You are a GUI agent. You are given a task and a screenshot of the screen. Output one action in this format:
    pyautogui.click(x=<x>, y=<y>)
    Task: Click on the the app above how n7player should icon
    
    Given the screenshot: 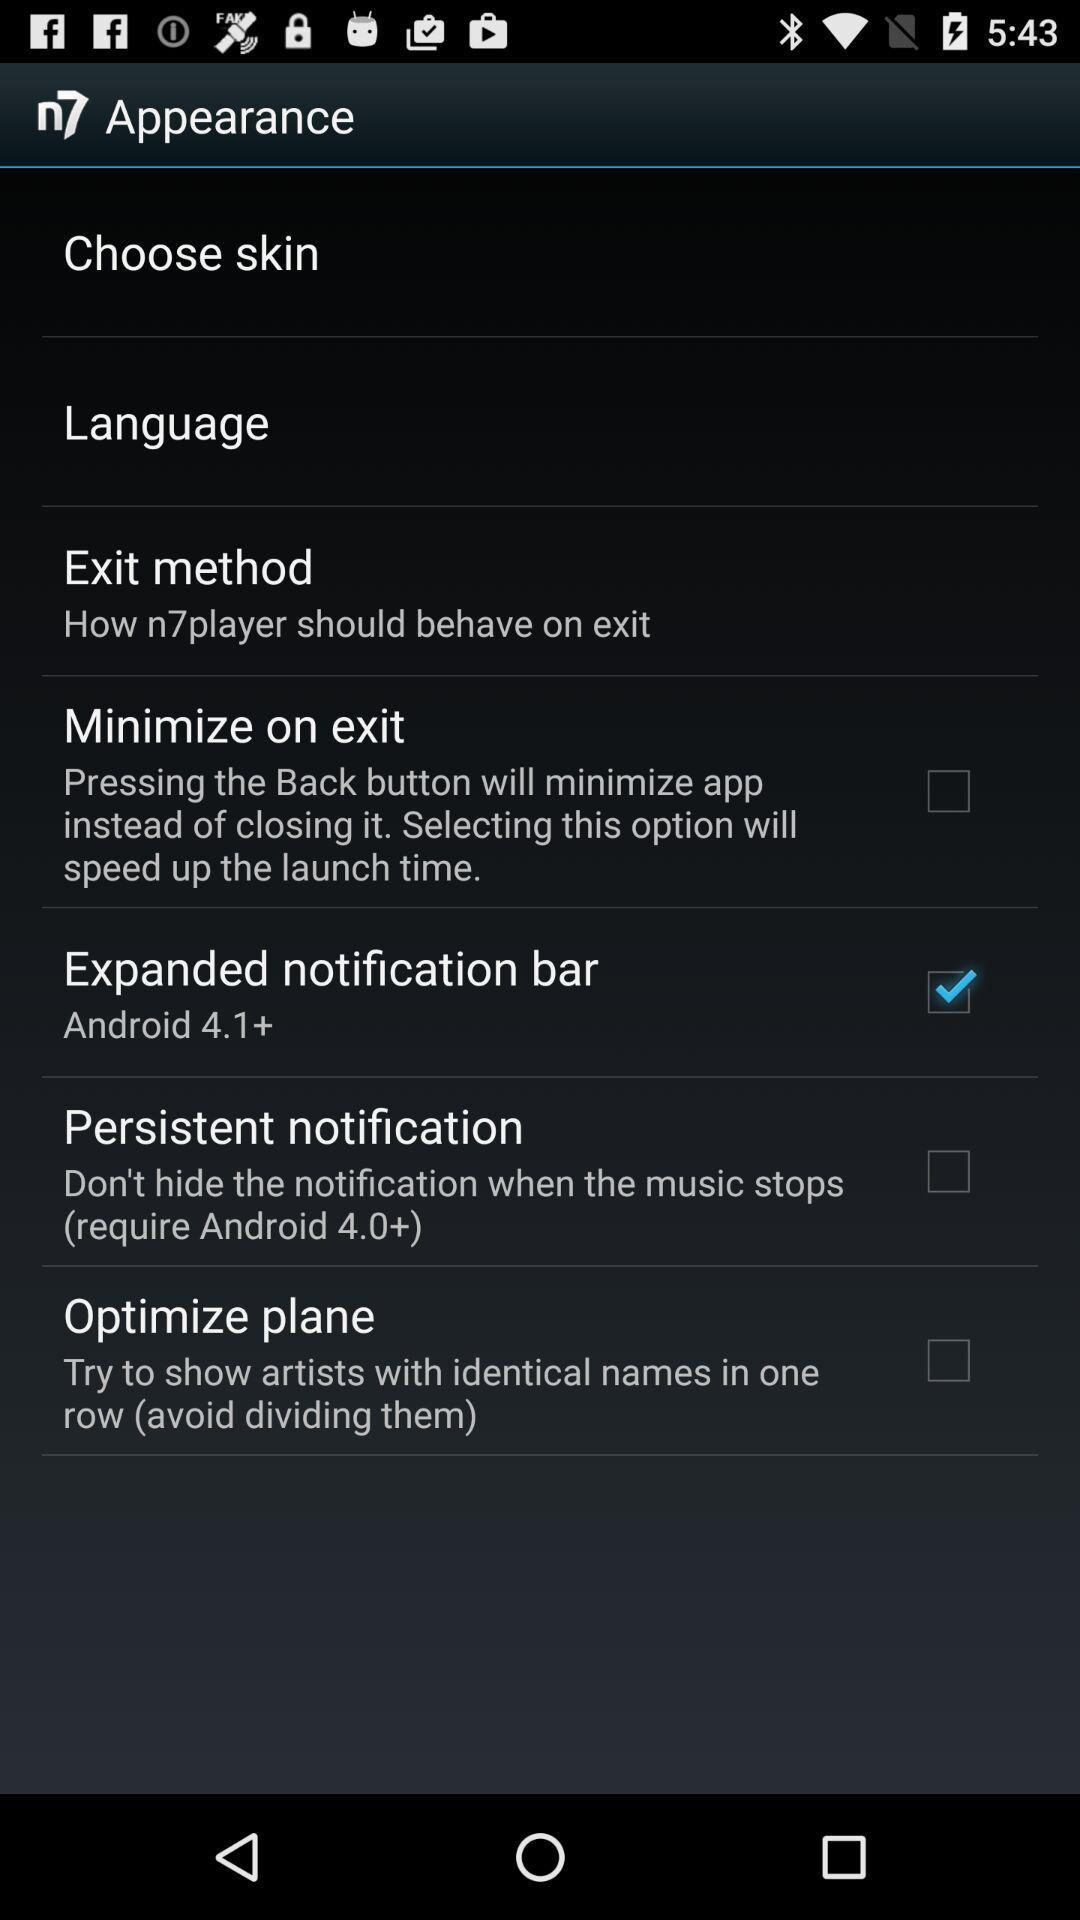 What is the action you would take?
    pyautogui.click(x=188, y=564)
    